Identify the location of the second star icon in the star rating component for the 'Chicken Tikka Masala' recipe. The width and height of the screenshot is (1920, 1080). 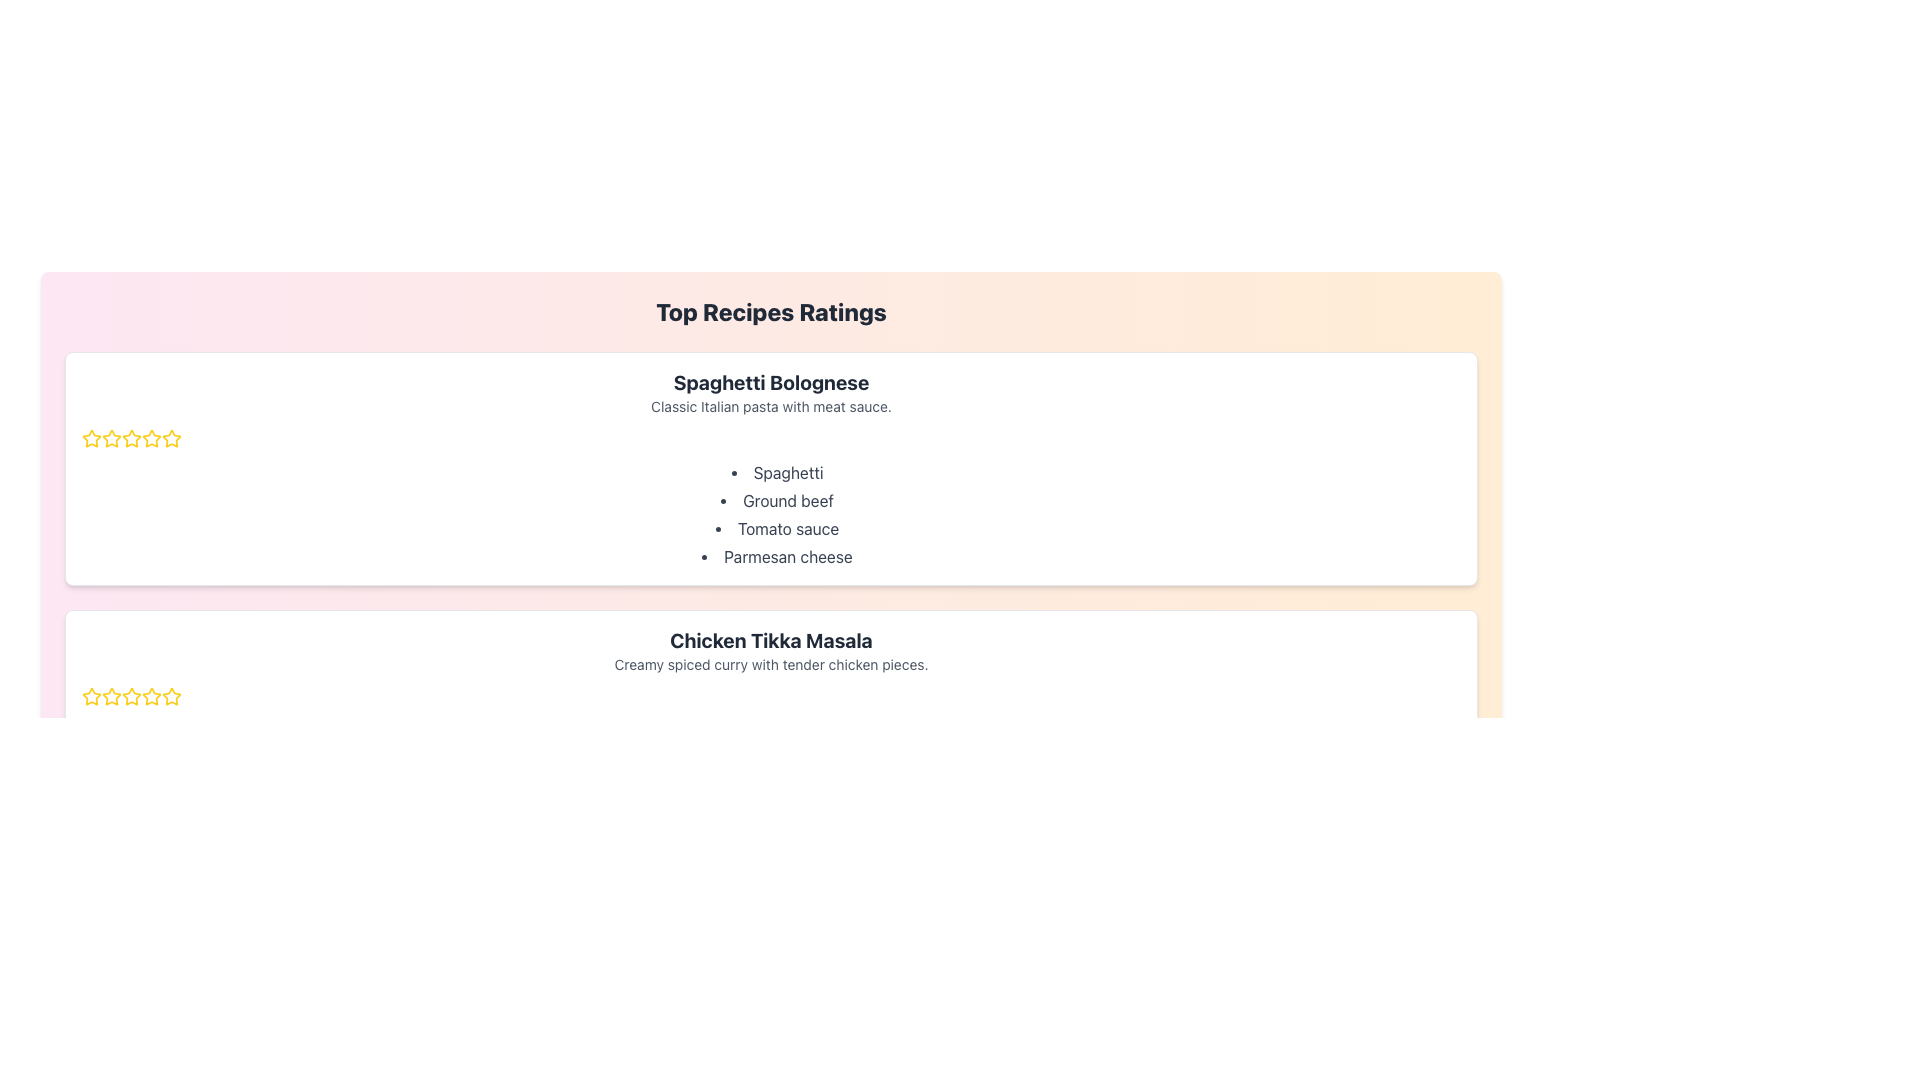
(131, 695).